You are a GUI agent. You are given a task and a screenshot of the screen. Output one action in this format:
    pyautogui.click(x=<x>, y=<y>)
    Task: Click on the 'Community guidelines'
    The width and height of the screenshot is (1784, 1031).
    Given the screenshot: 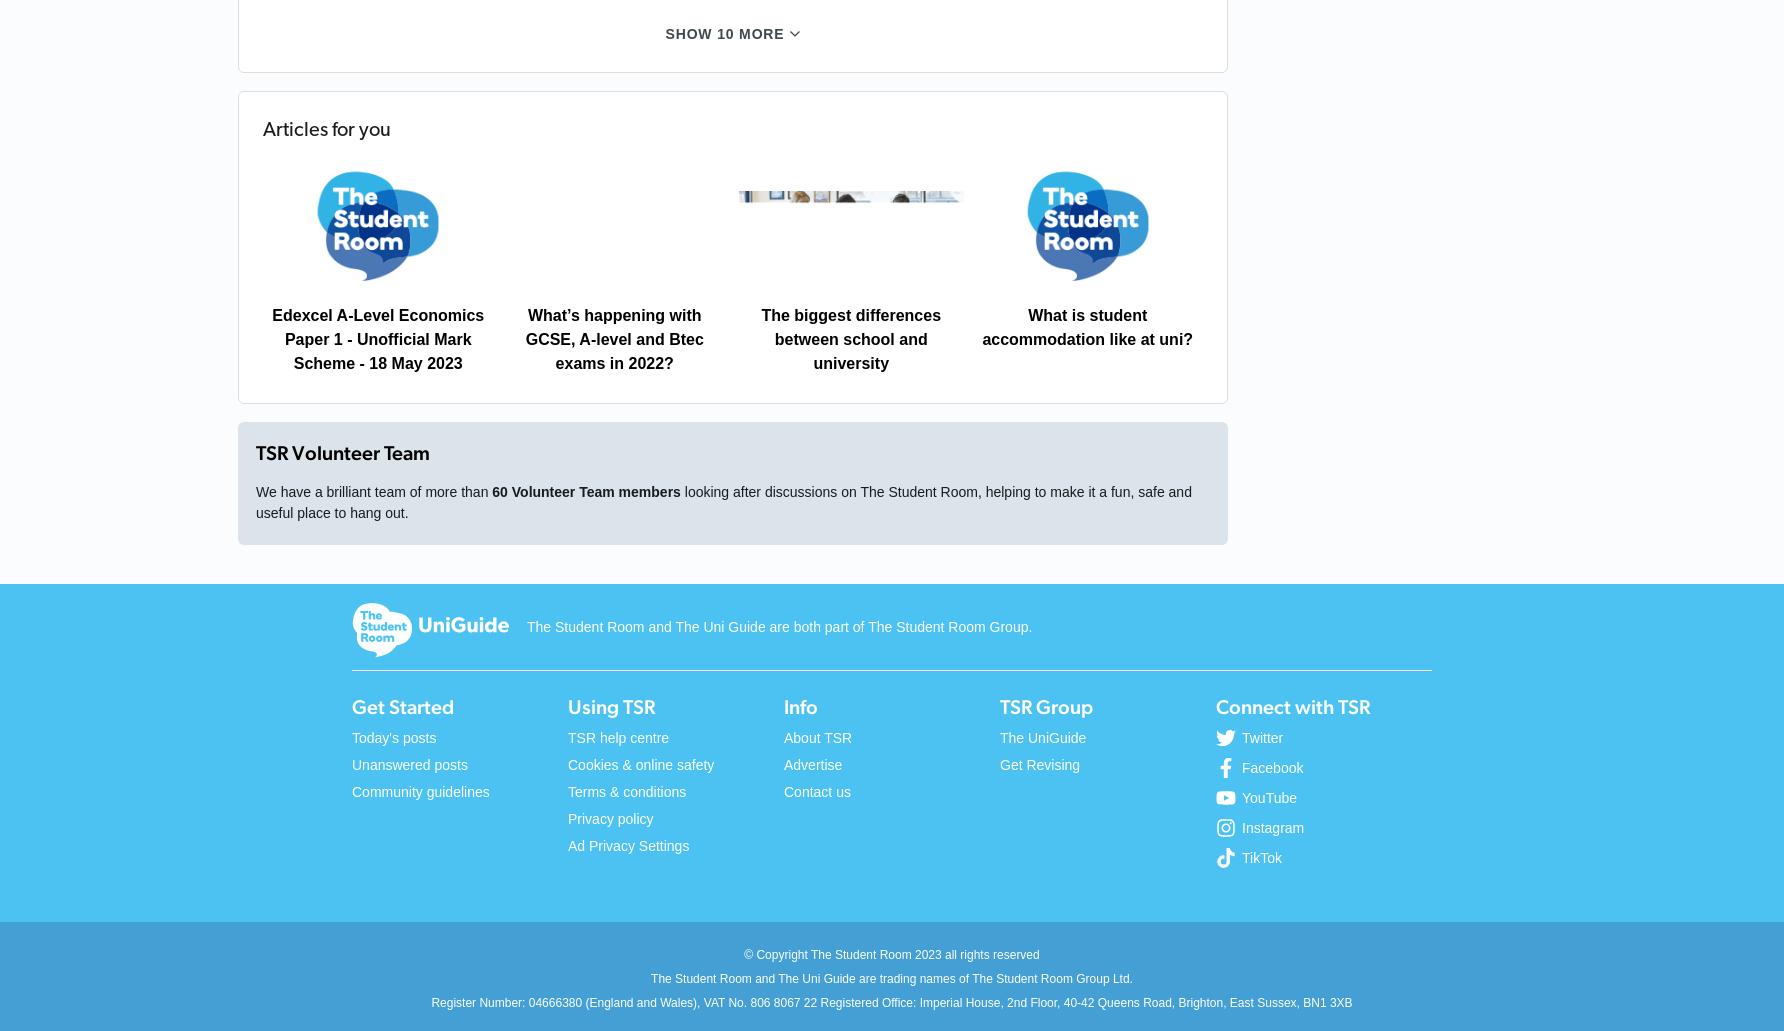 What is the action you would take?
    pyautogui.click(x=419, y=791)
    